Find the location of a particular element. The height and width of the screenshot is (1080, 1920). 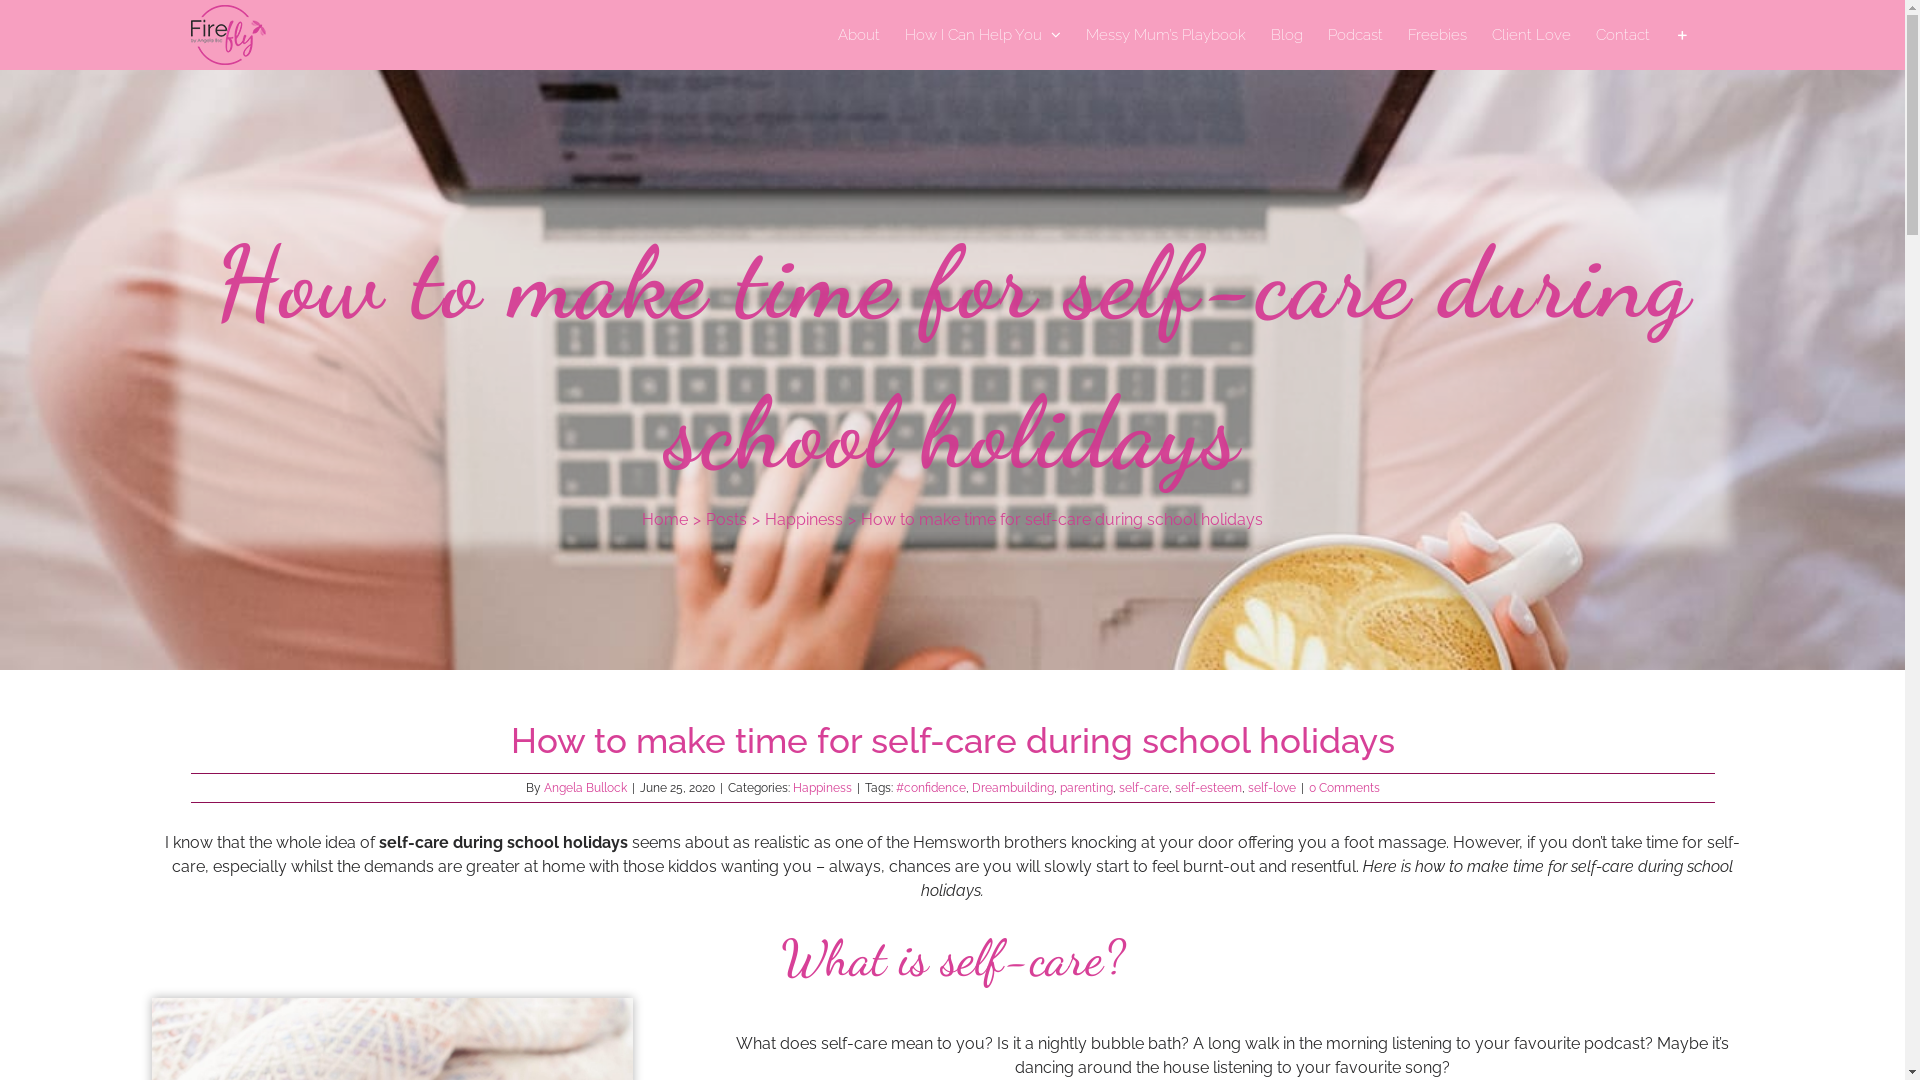

'Podcast' is located at coordinates (1355, 34).